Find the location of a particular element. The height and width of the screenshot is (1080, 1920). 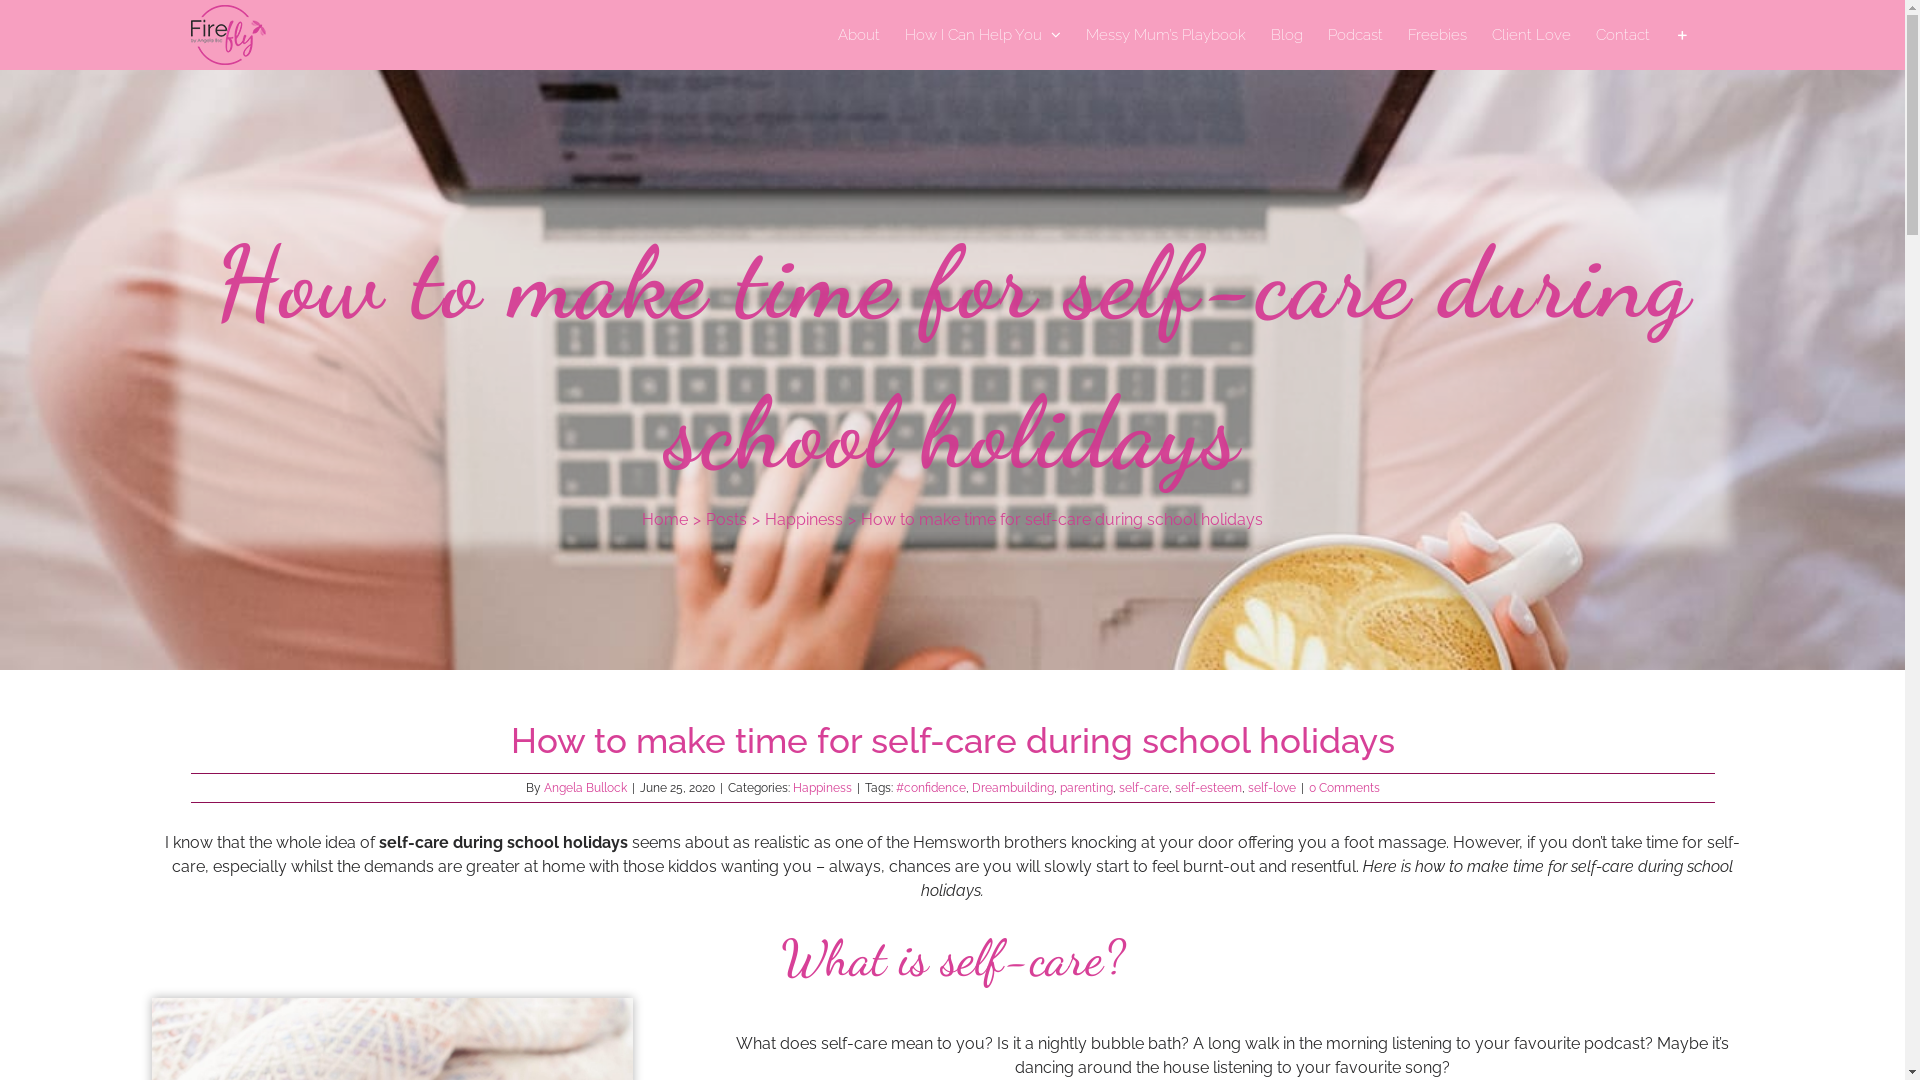

'Podcast' is located at coordinates (1355, 34).